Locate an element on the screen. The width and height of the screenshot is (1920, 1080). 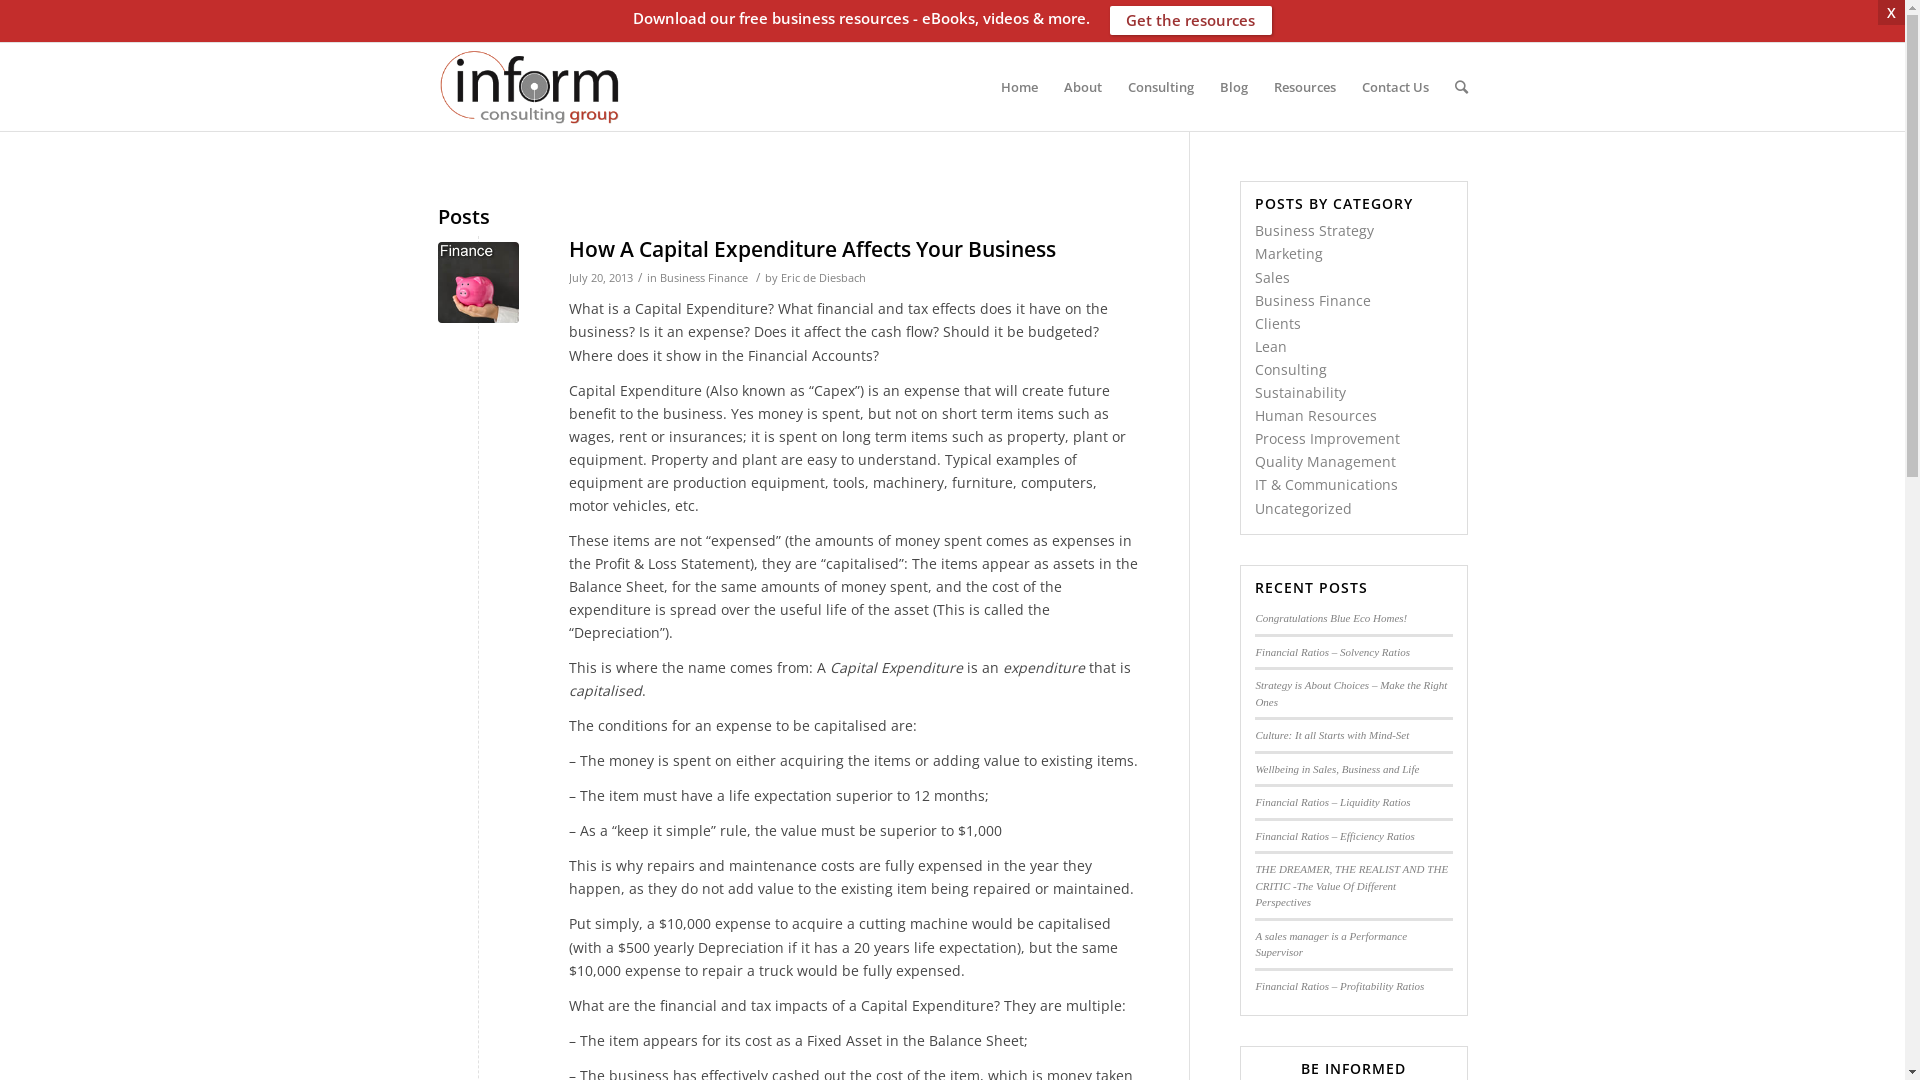
'Uncategorized' is located at coordinates (1253, 507).